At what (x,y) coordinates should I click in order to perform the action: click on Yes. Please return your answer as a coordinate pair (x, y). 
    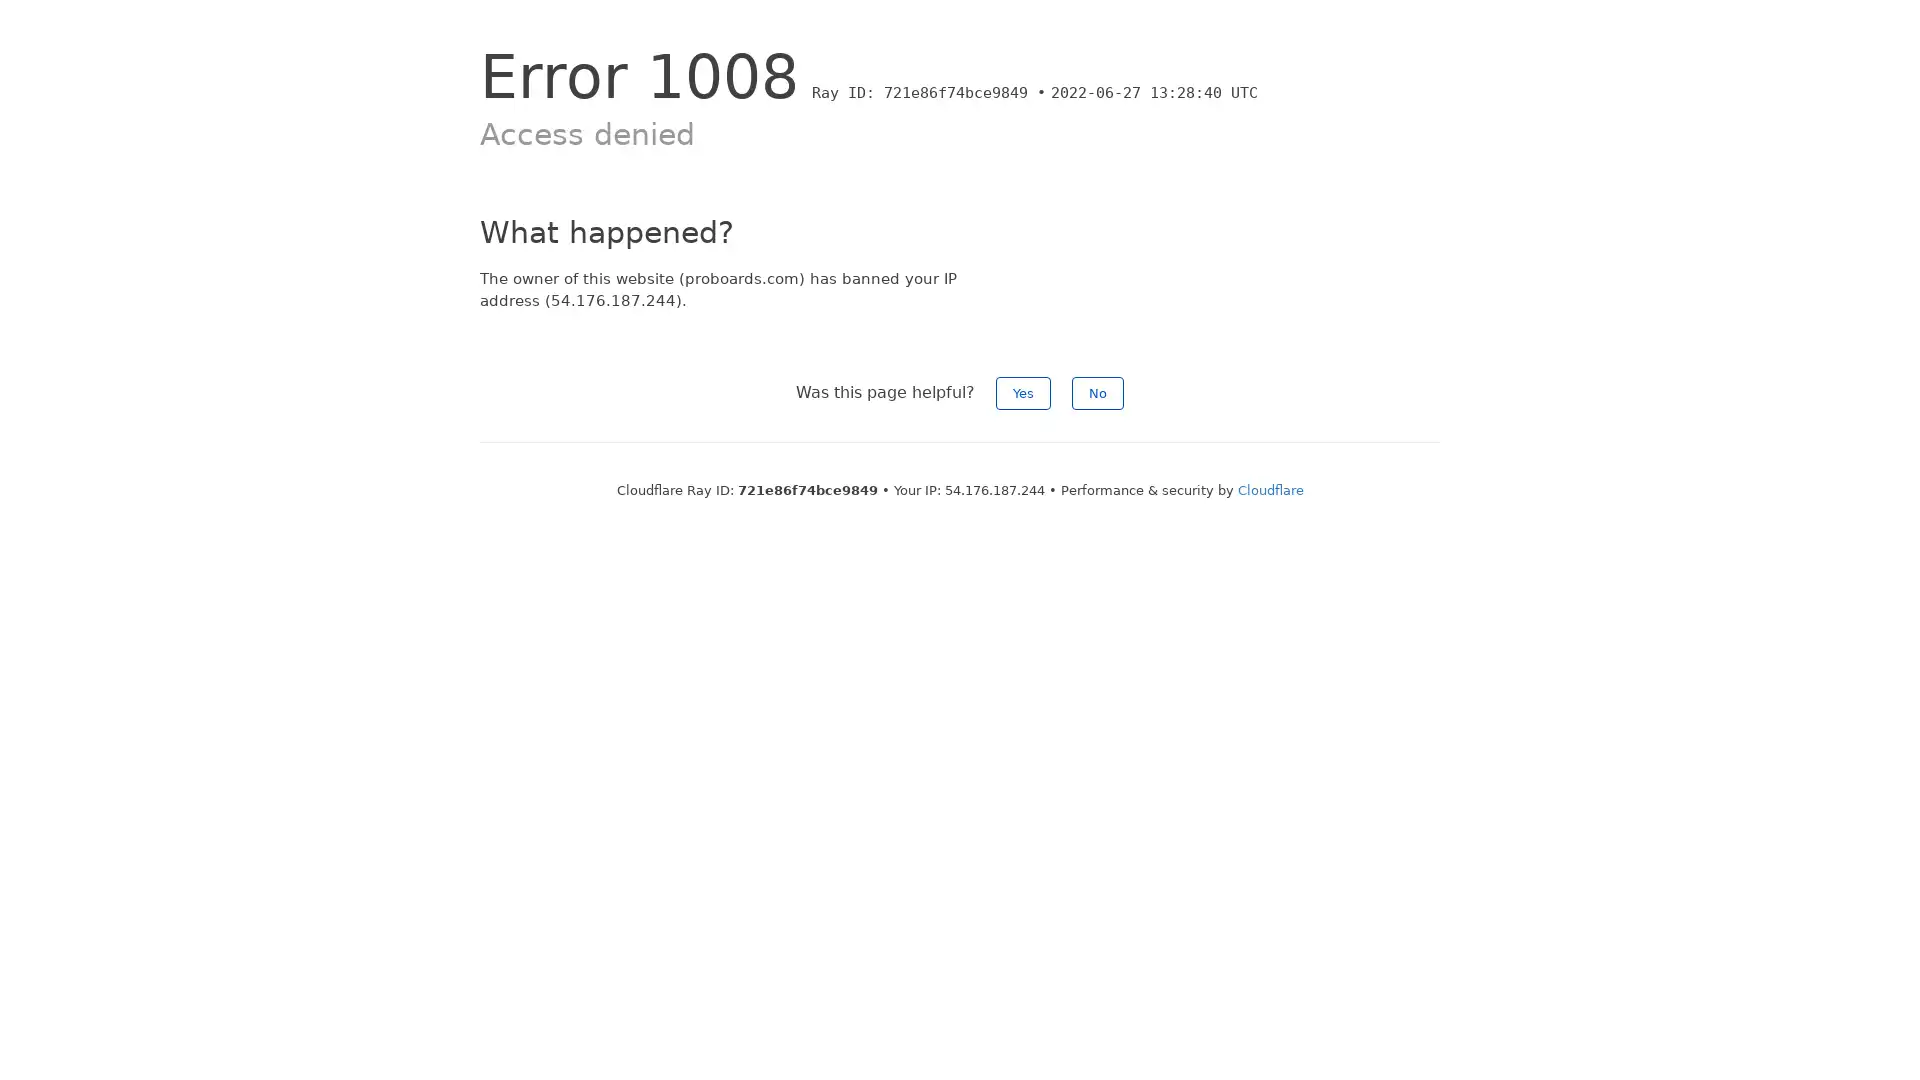
    Looking at the image, I should click on (1023, 392).